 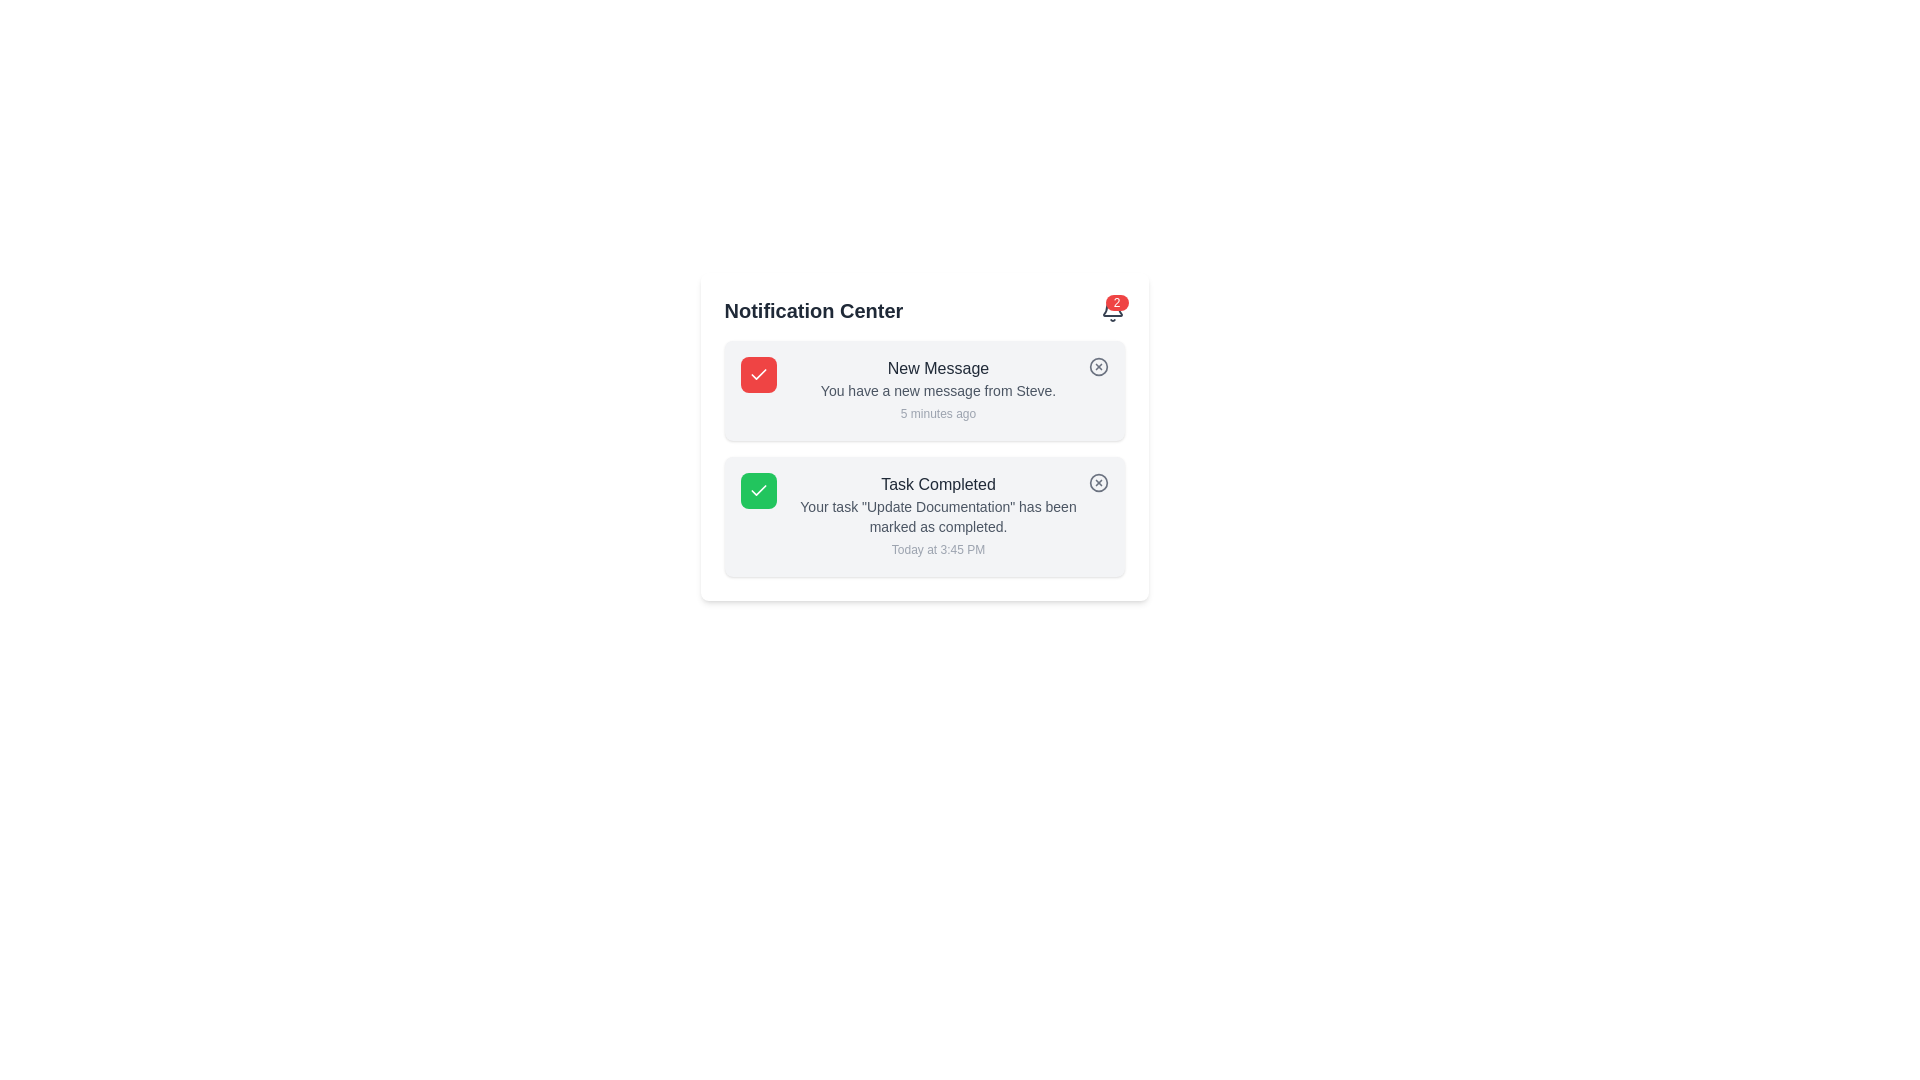 I want to click on the text message that reads, 'You have a new message from Steve.' in the notification item located in the top notification card of the Notification Center, so click(x=937, y=390).